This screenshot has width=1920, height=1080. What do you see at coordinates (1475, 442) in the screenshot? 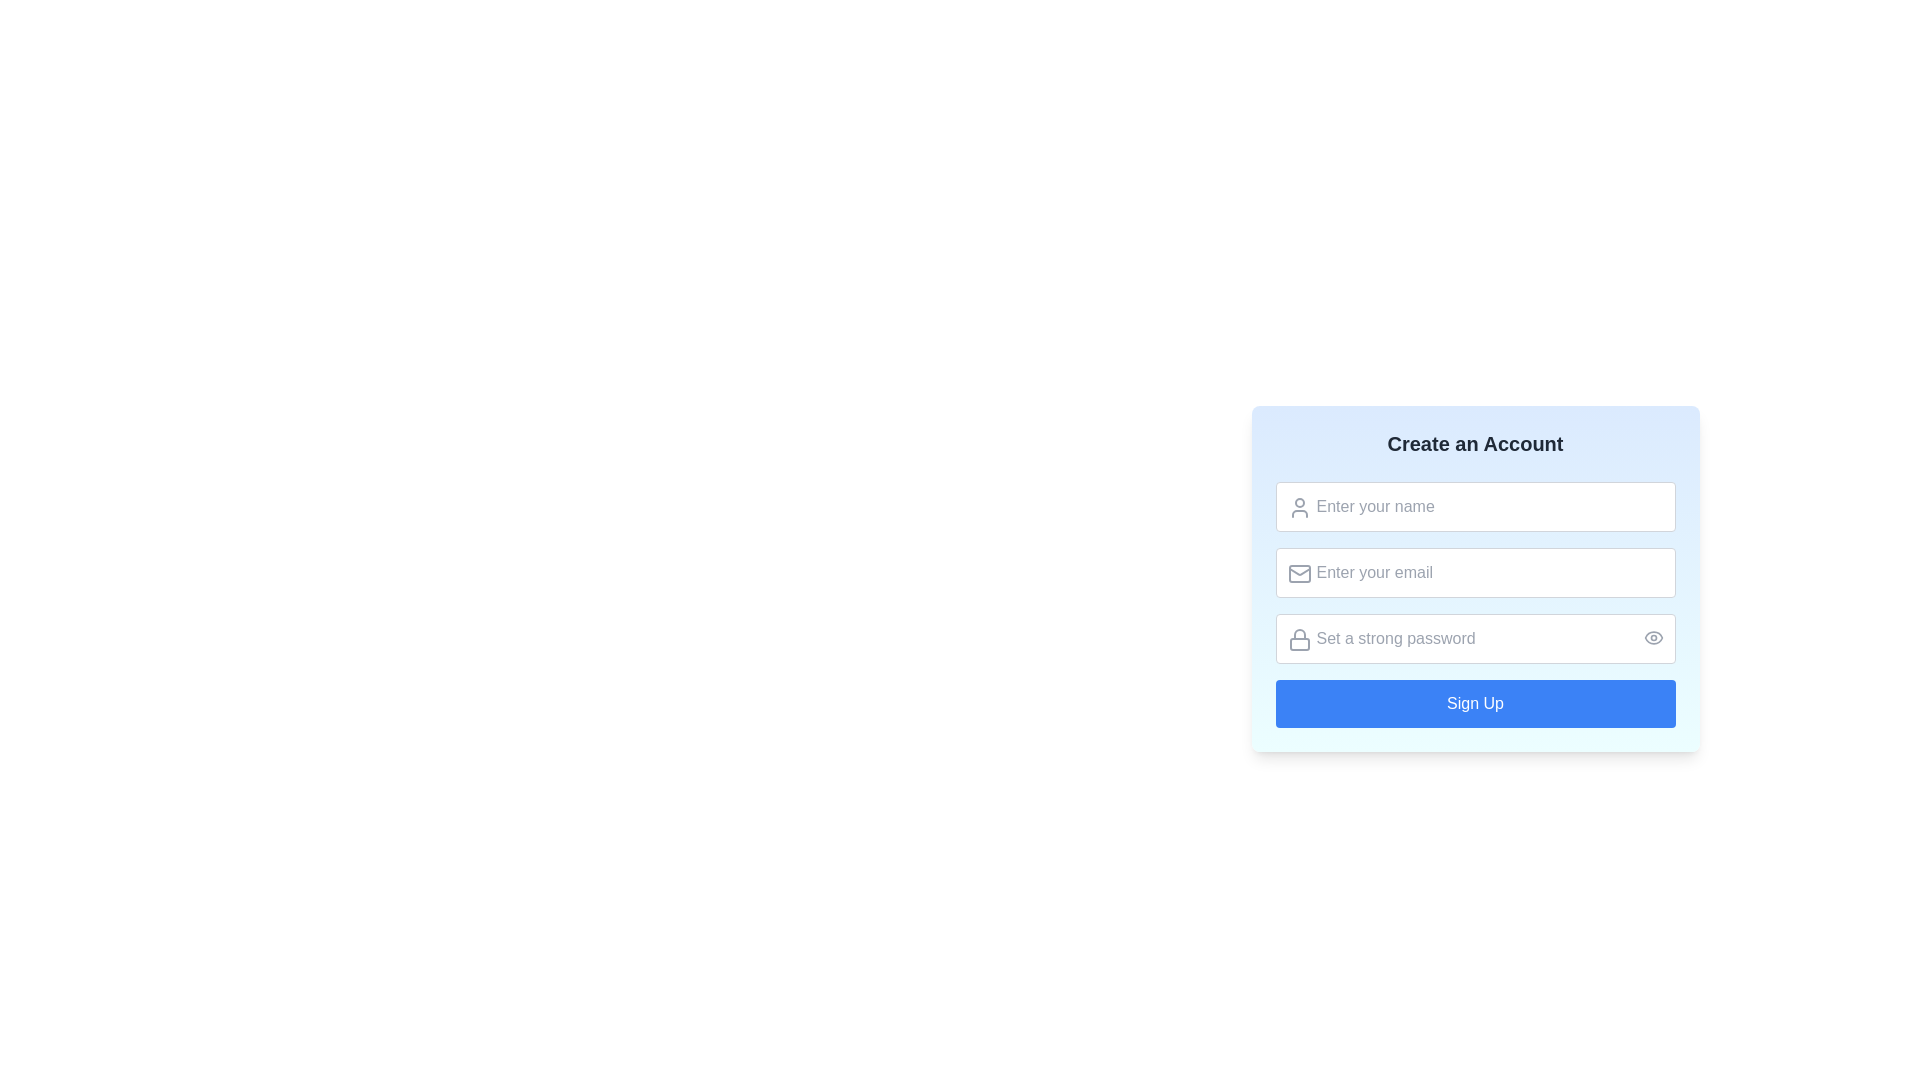
I see `the prominently styled textual header that says 'Create an Account', which is located at the top of the form card` at bounding box center [1475, 442].